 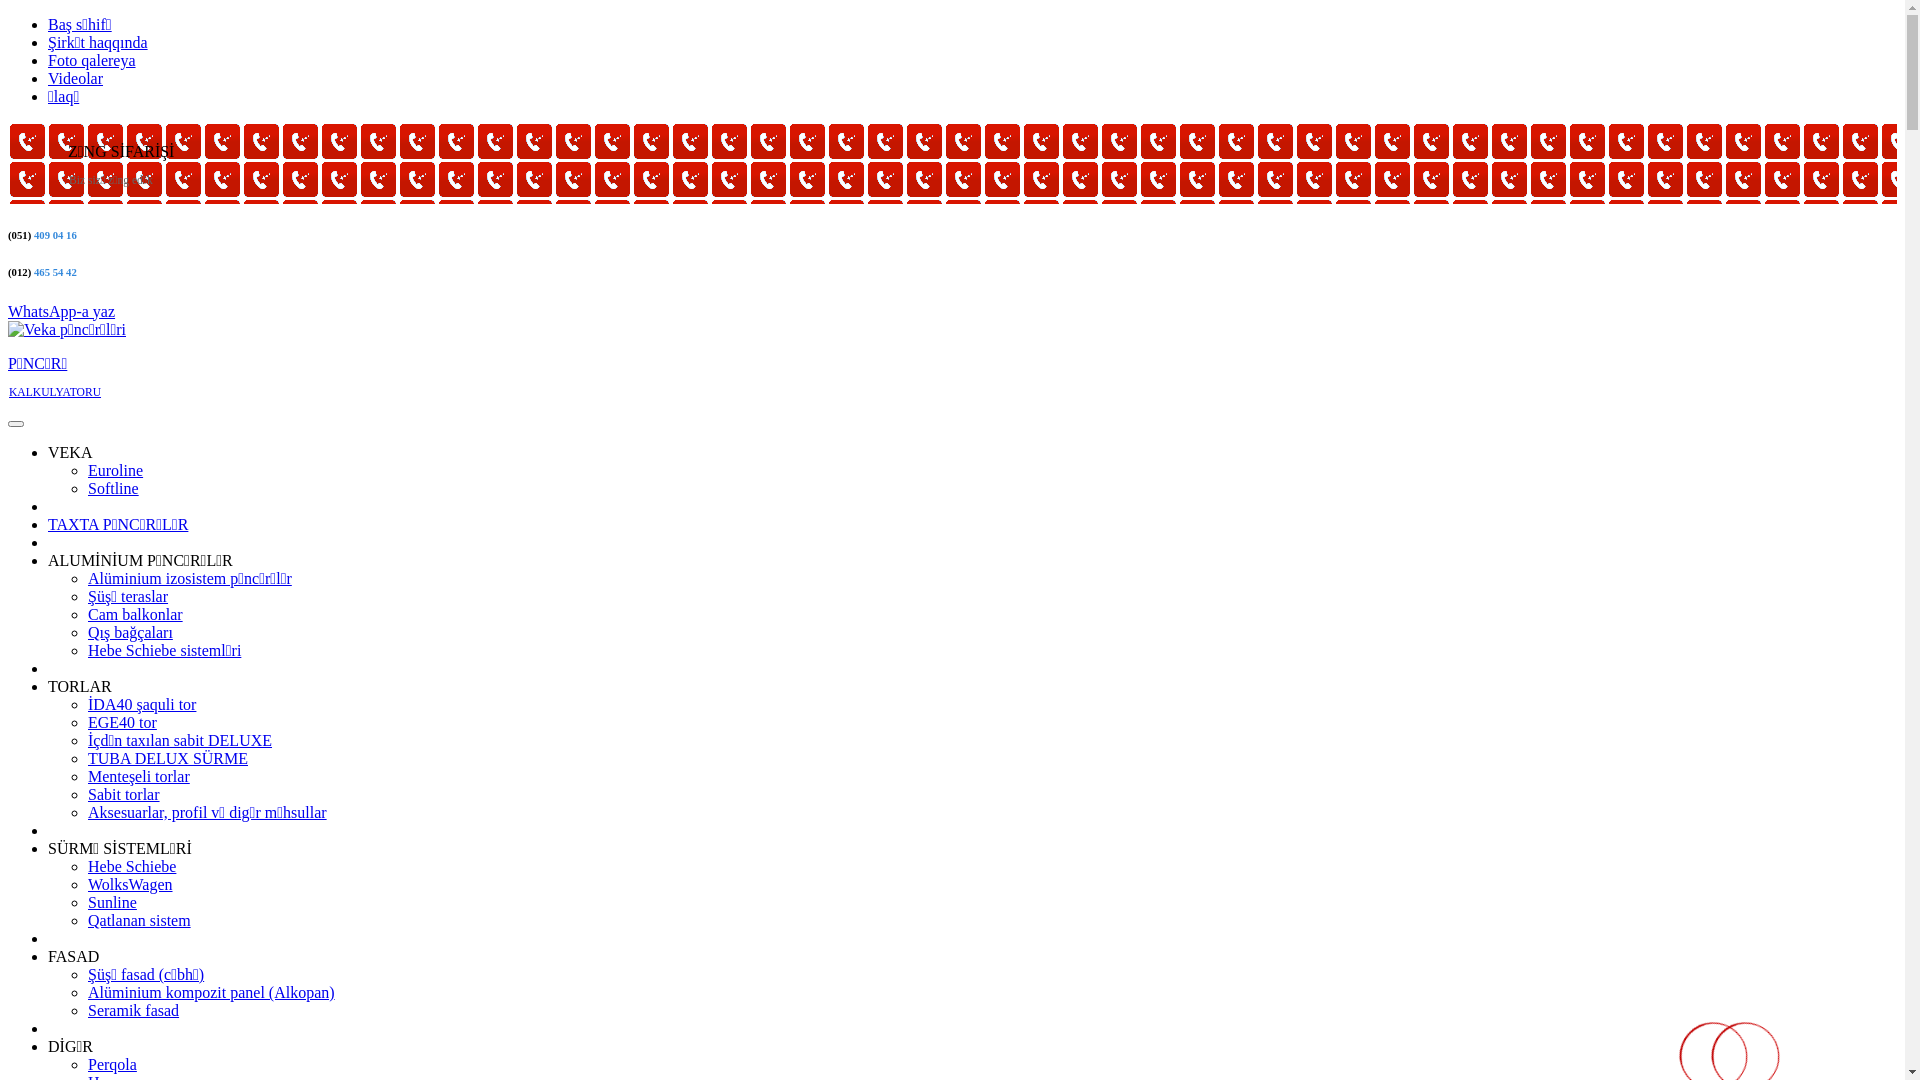 What do you see at coordinates (134, 613) in the screenshot?
I see `'Cam balkonlar'` at bounding box center [134, 613].